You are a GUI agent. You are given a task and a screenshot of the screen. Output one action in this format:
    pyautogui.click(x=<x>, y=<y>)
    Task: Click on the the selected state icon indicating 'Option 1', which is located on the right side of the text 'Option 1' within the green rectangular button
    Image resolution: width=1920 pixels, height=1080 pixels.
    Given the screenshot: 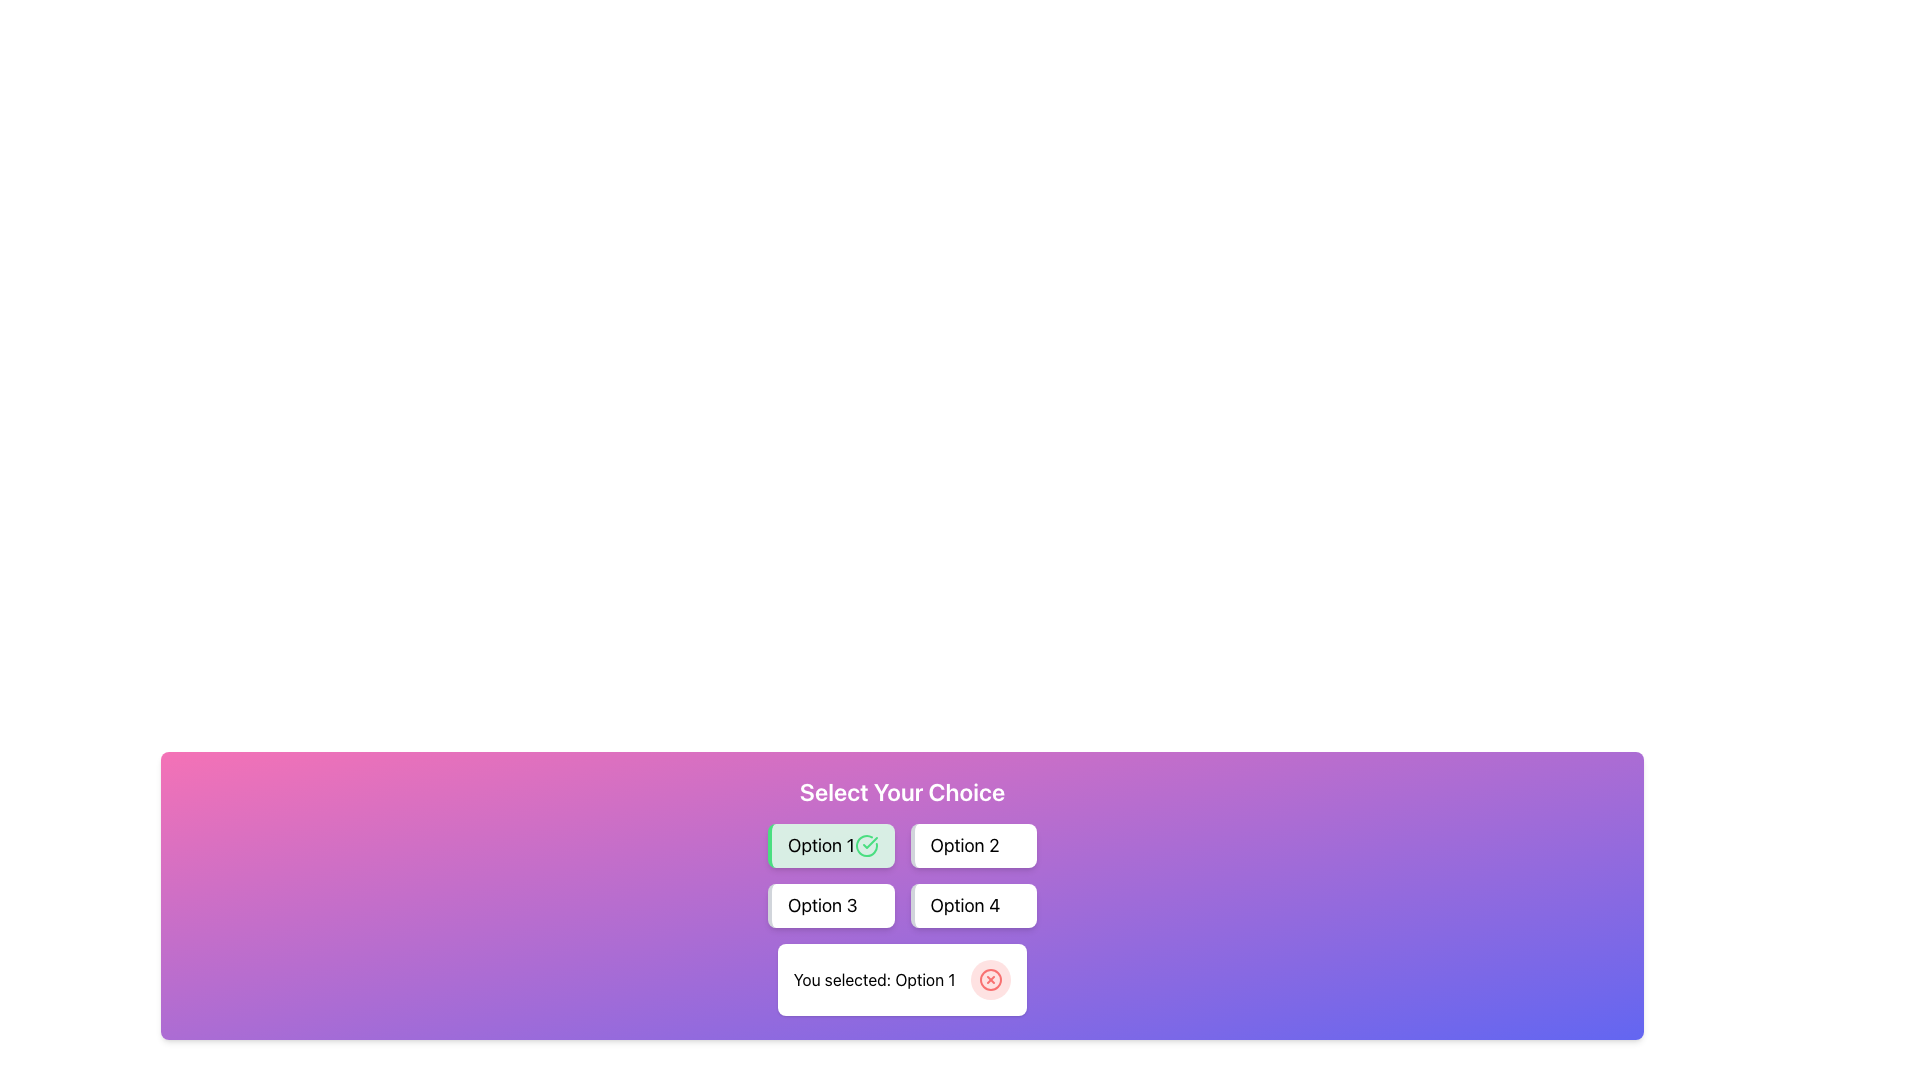 What is the action you would take?
    pyautogui.click(x=866, y=845)
    